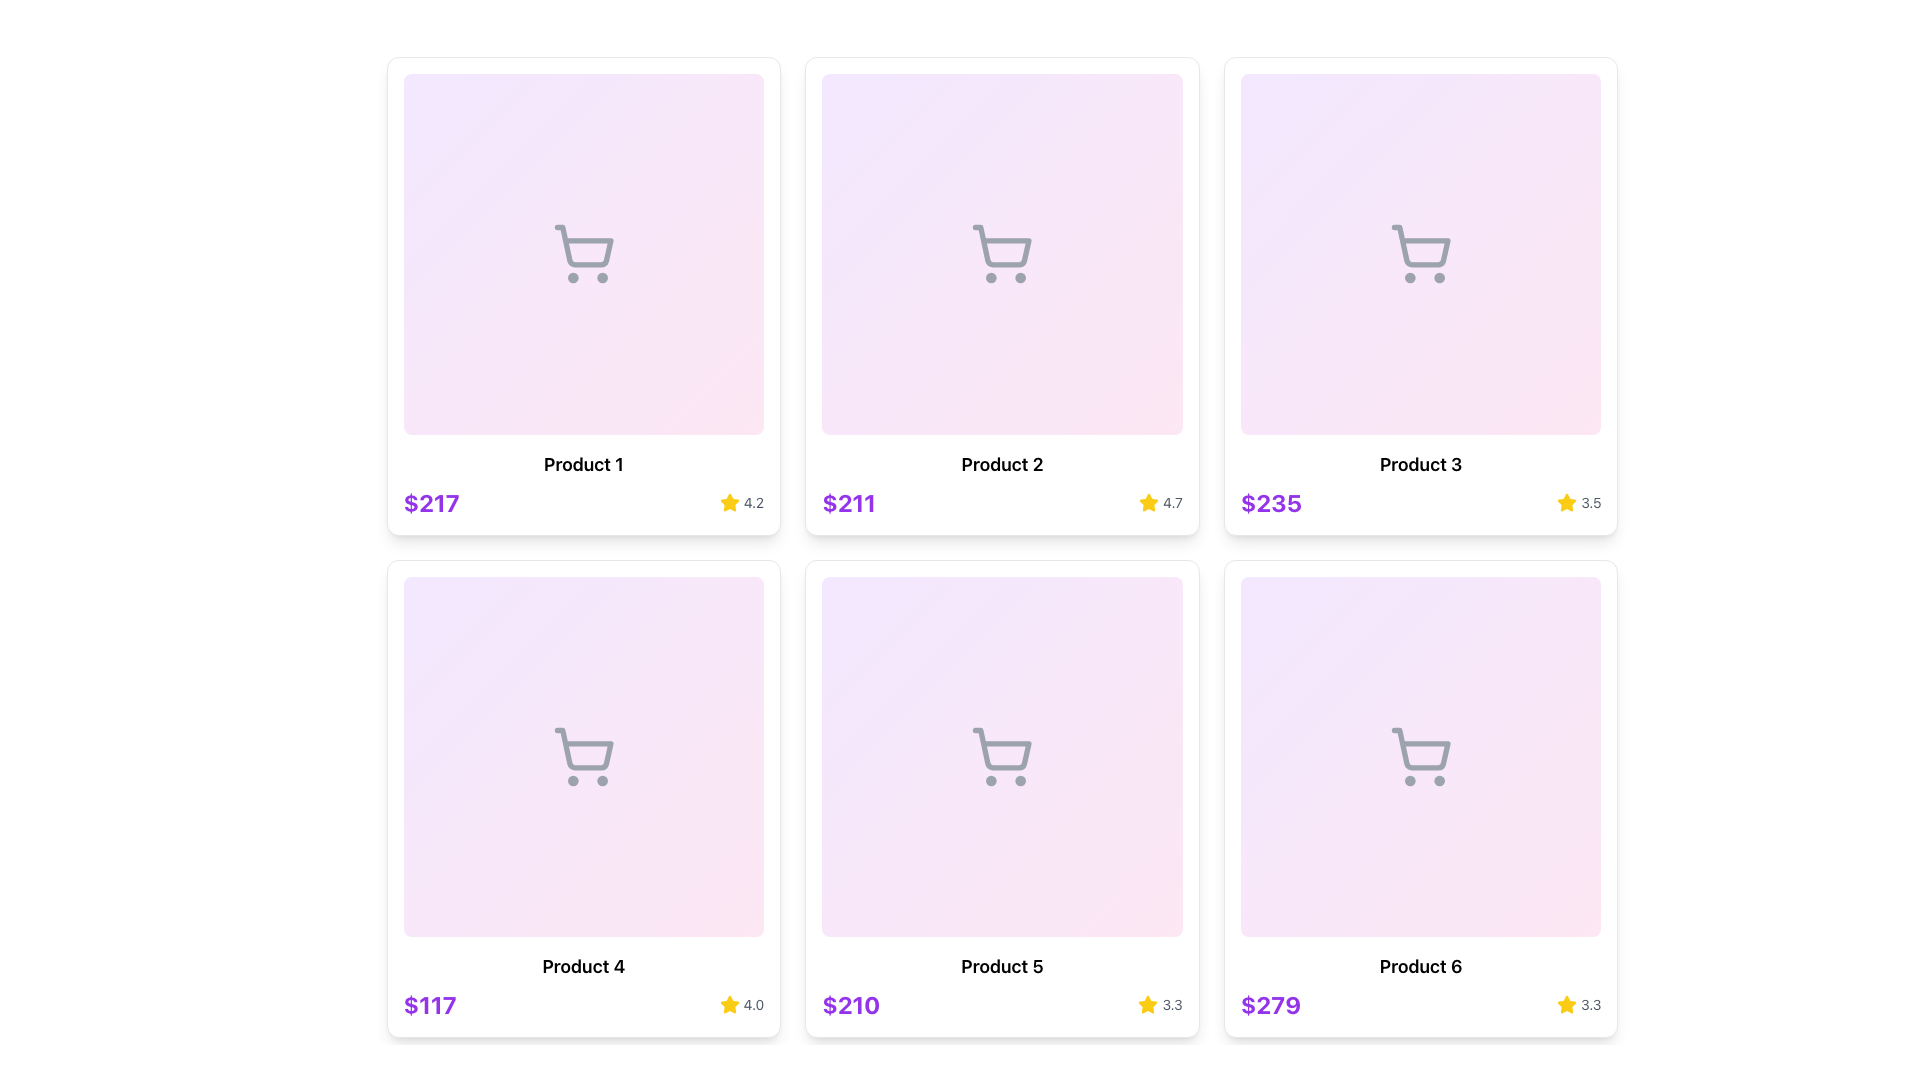 Image resolution: width=1920 pixels, height=1080 pixels. Describe the element at coordinates (429, 1005) in the screenshot. I see `the price label for 'Product 4', which is located at the bottom-left corner inside the product card` at that location.